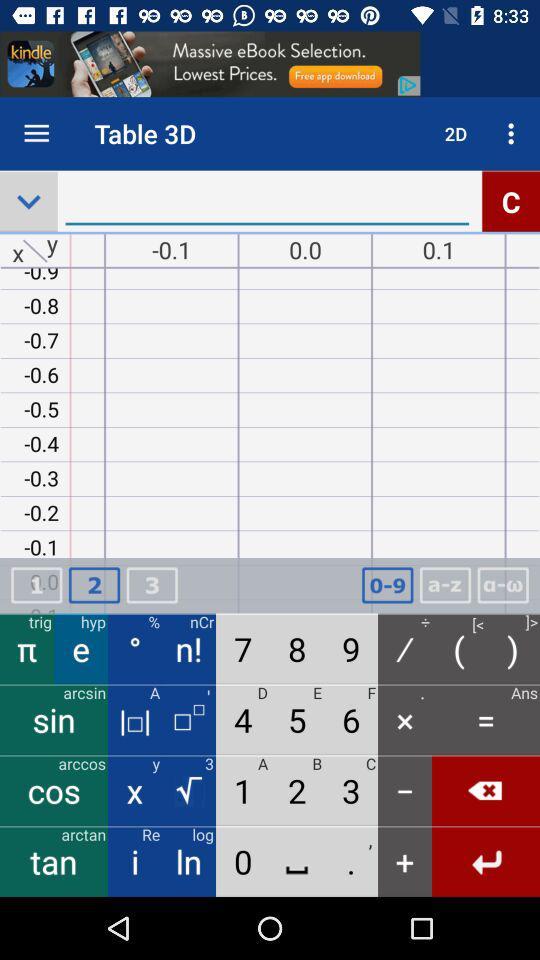  What do you see at coordinates (445, 585) in the screenshot?
I see `the text az` at bounding box center [445, 585].